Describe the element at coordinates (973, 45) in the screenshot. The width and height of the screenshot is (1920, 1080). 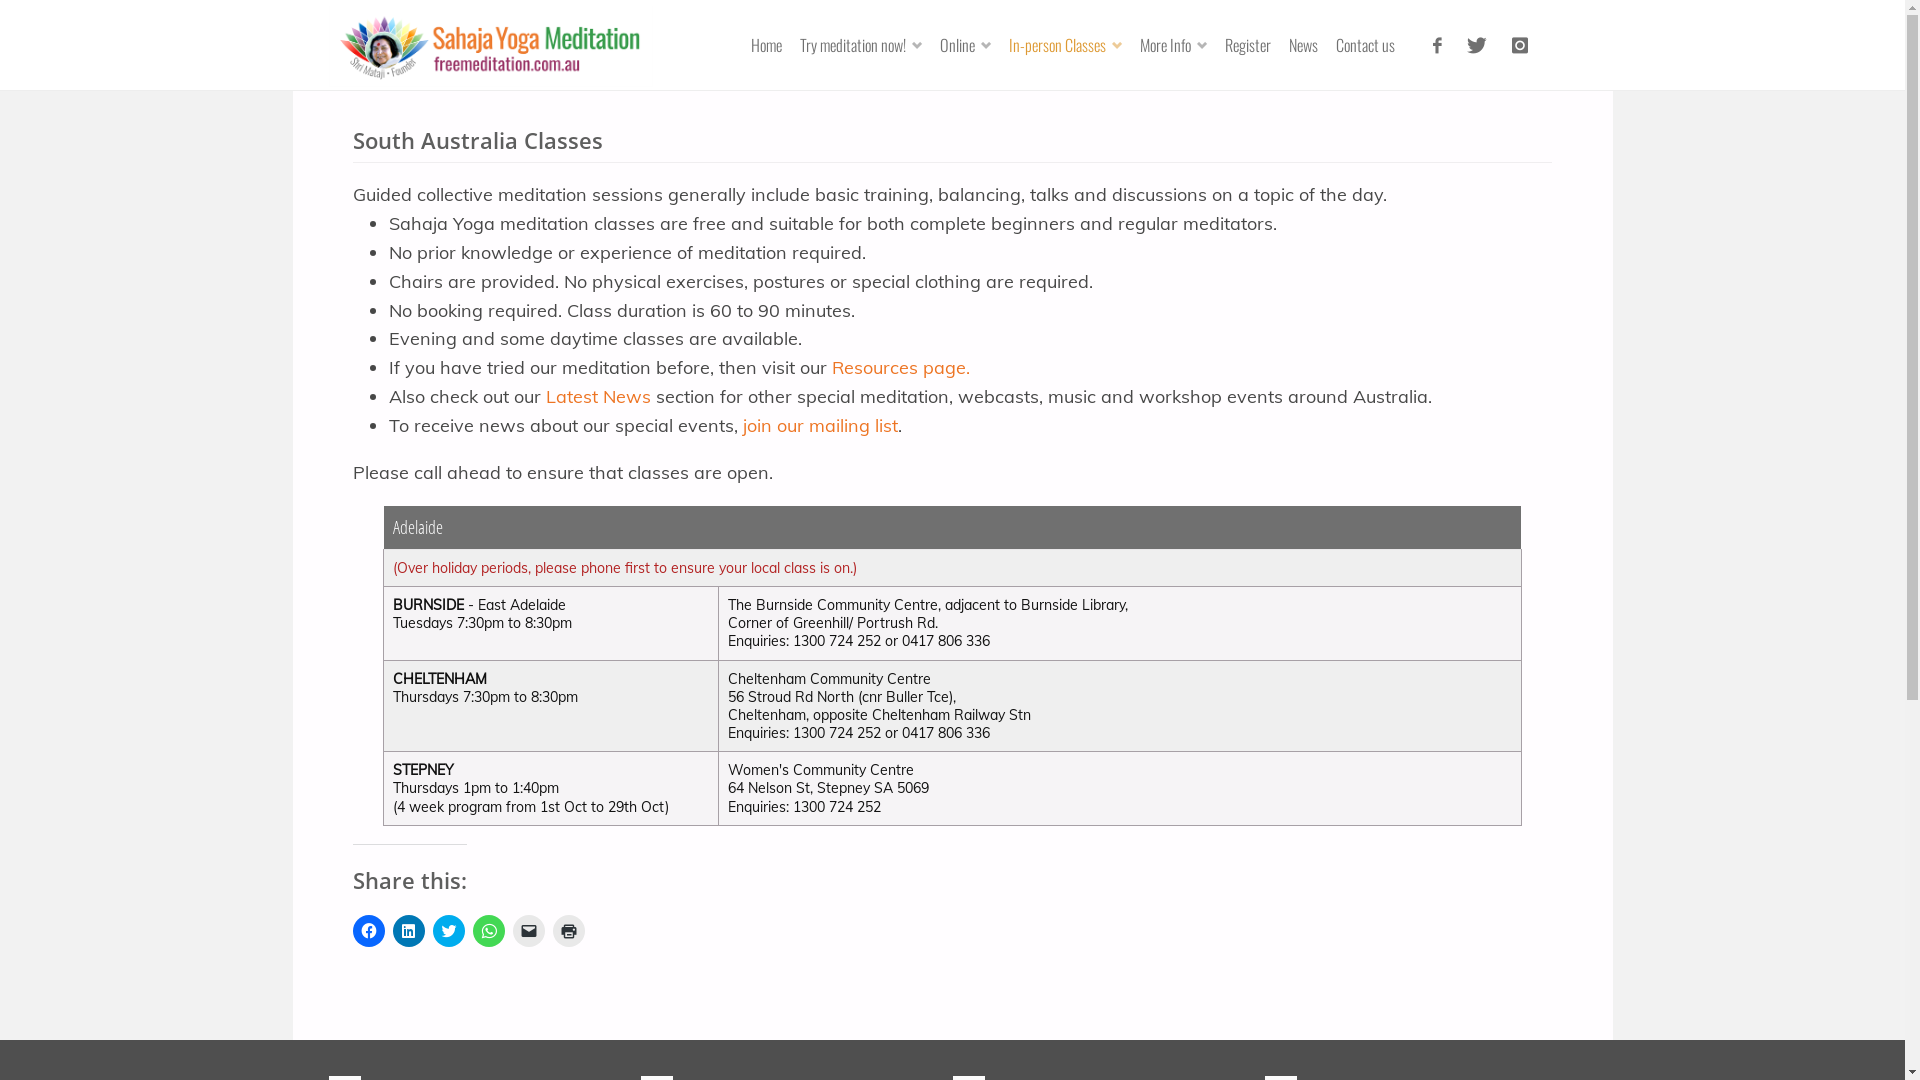
I see `'Online'` at that location.